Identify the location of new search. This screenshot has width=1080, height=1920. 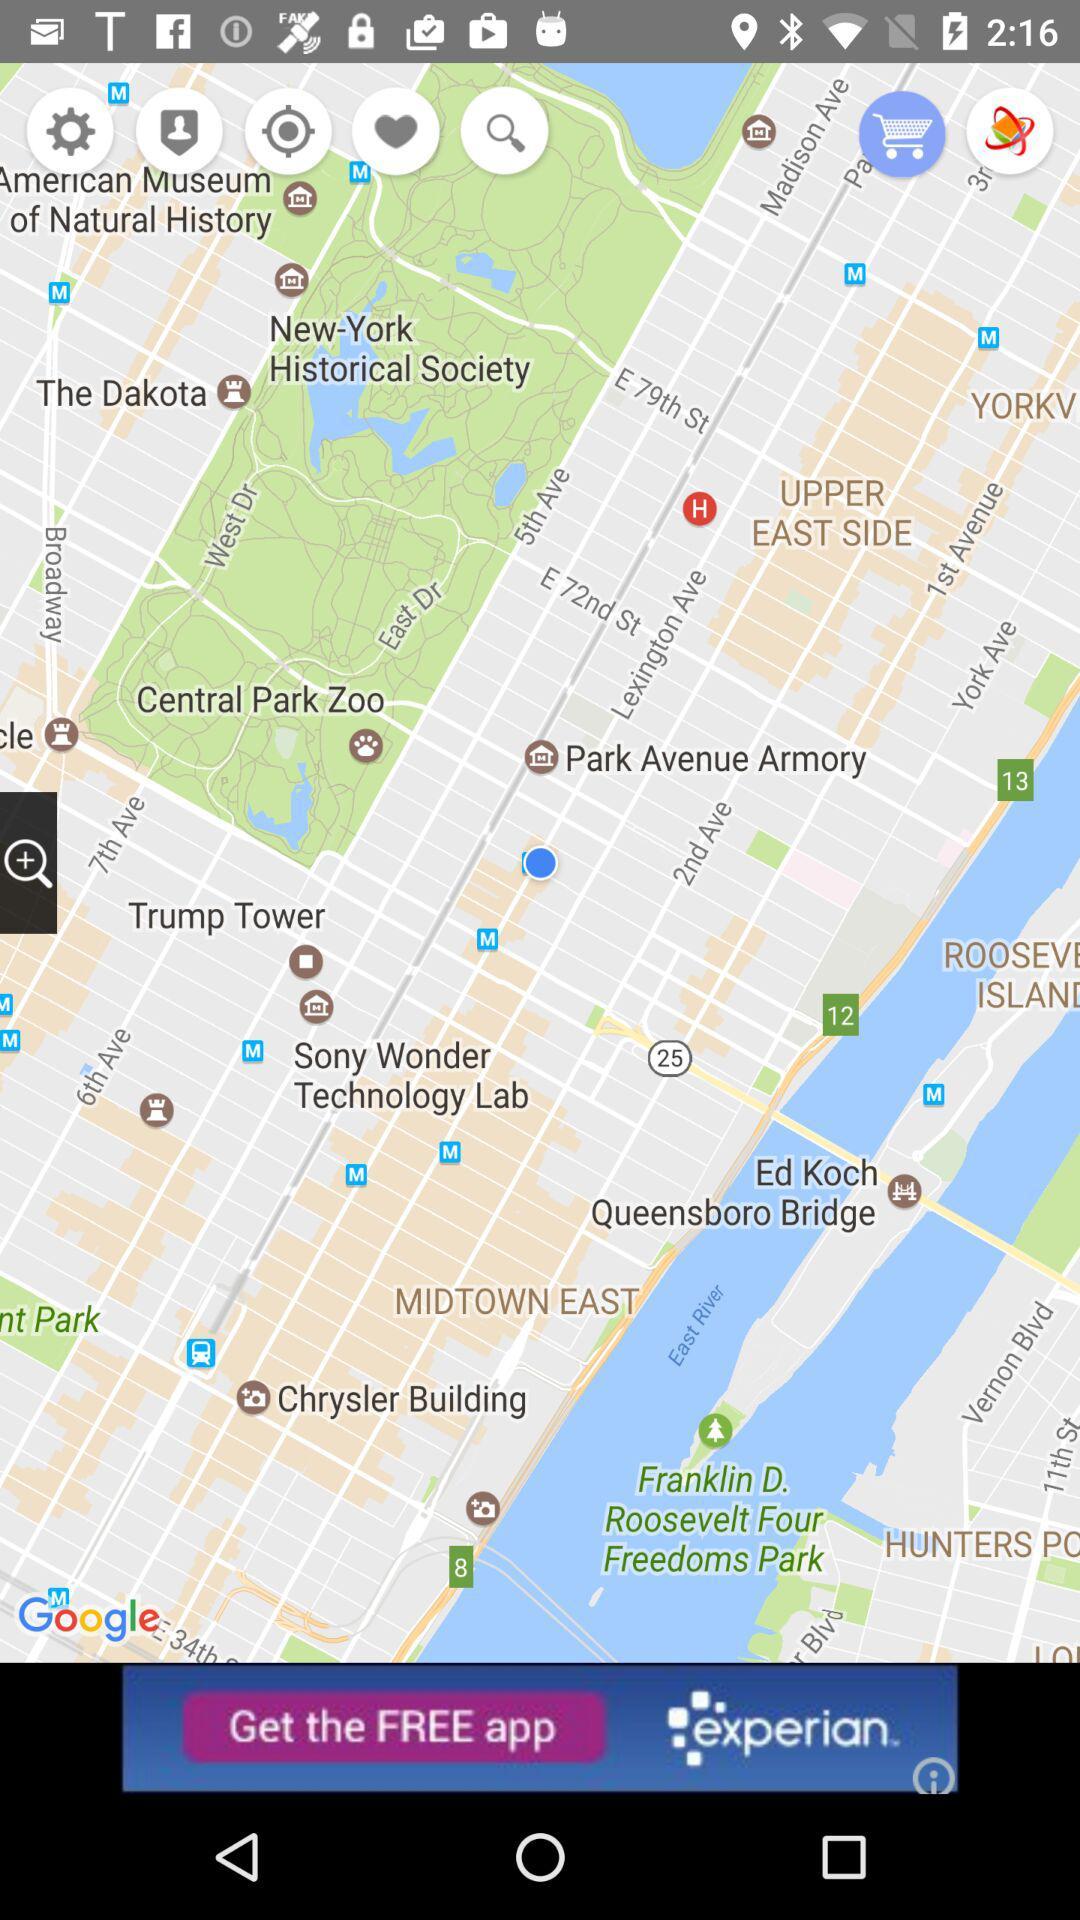
(499, 132).